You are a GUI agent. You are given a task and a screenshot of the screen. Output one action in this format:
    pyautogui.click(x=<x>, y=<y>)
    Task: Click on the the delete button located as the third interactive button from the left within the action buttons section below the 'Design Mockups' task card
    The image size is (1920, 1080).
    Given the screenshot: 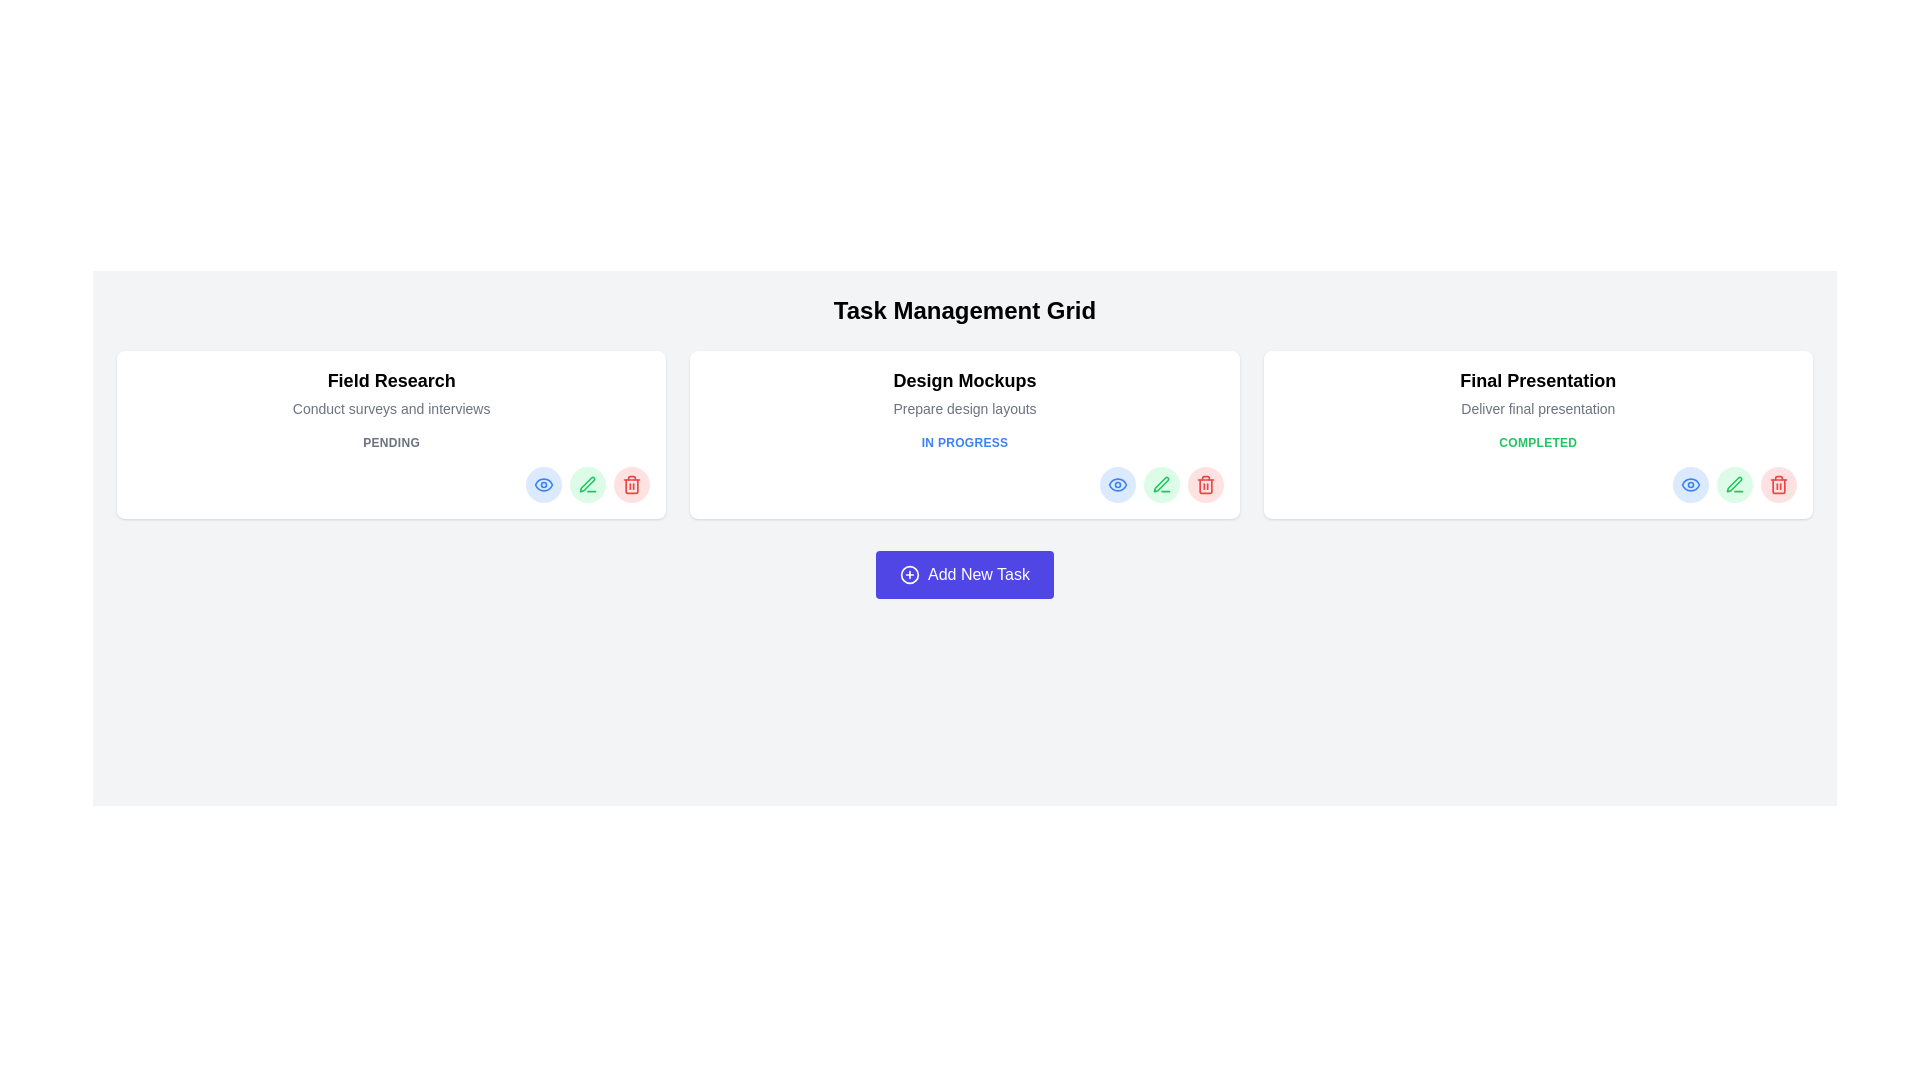 What is the action you would take?
    pyautogui.click(x=1204, y=485)
    